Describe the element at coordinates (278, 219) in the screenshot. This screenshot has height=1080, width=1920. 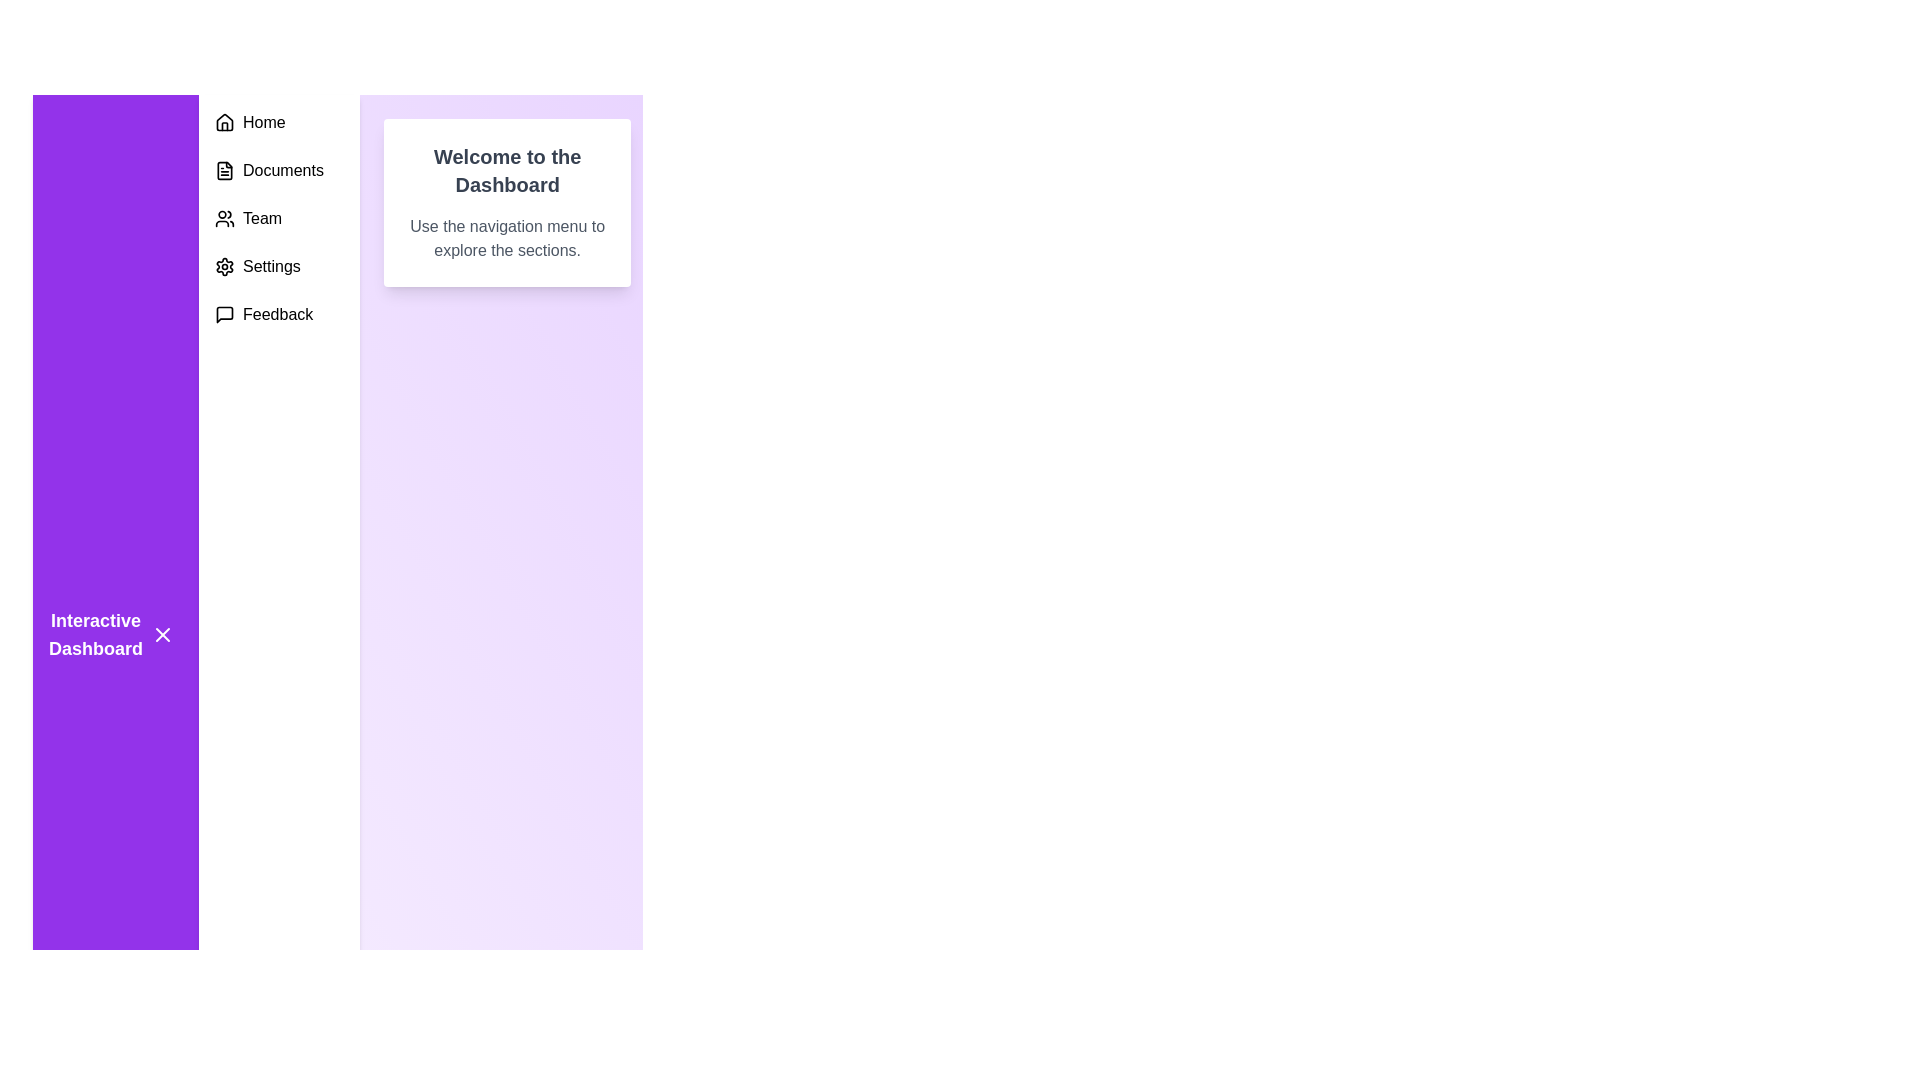
I see `the 'Team' navigation menu item, which features a people icon and is the third item in the vertical menu on the left side of the page` at that location.